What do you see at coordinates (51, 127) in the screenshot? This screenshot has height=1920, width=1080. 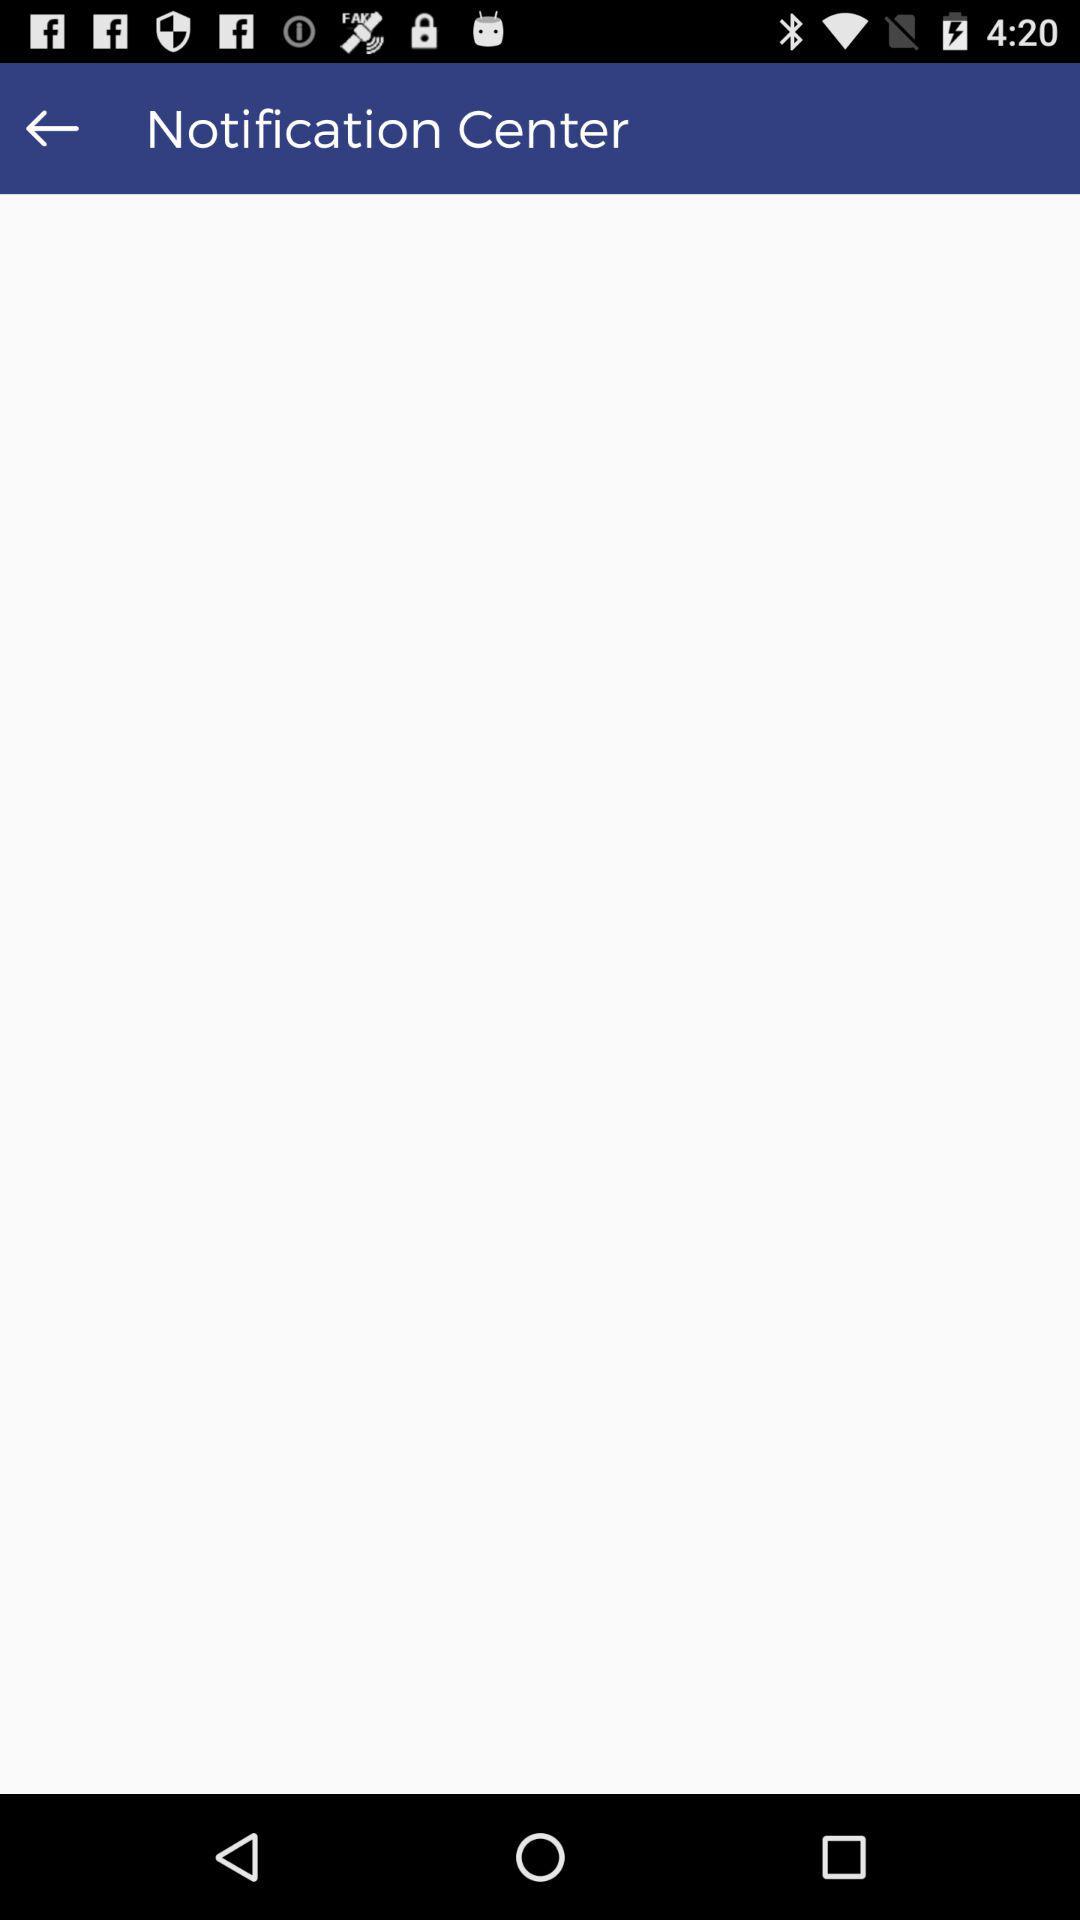 I see `icon at the top left corner` at bounding box center [51, 127].